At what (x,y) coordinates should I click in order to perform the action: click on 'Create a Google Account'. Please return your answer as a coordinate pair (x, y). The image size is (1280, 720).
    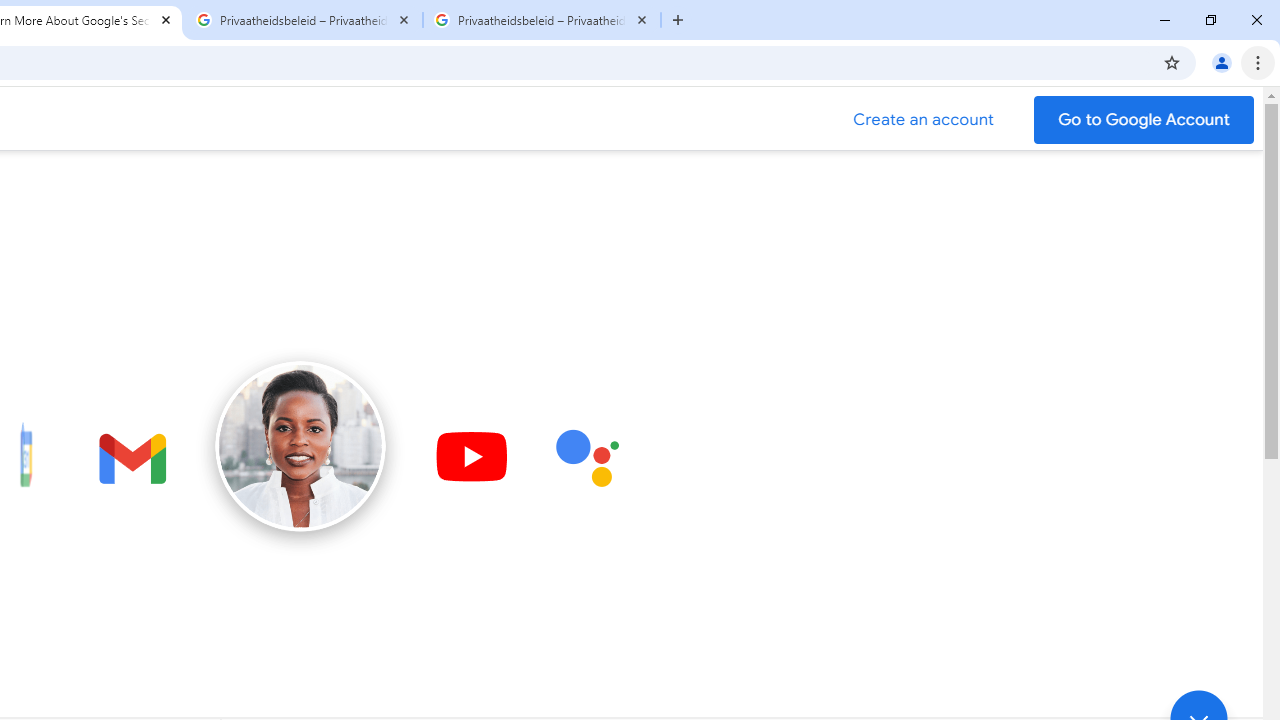
    Looking at the image, I should click on (923, 119).